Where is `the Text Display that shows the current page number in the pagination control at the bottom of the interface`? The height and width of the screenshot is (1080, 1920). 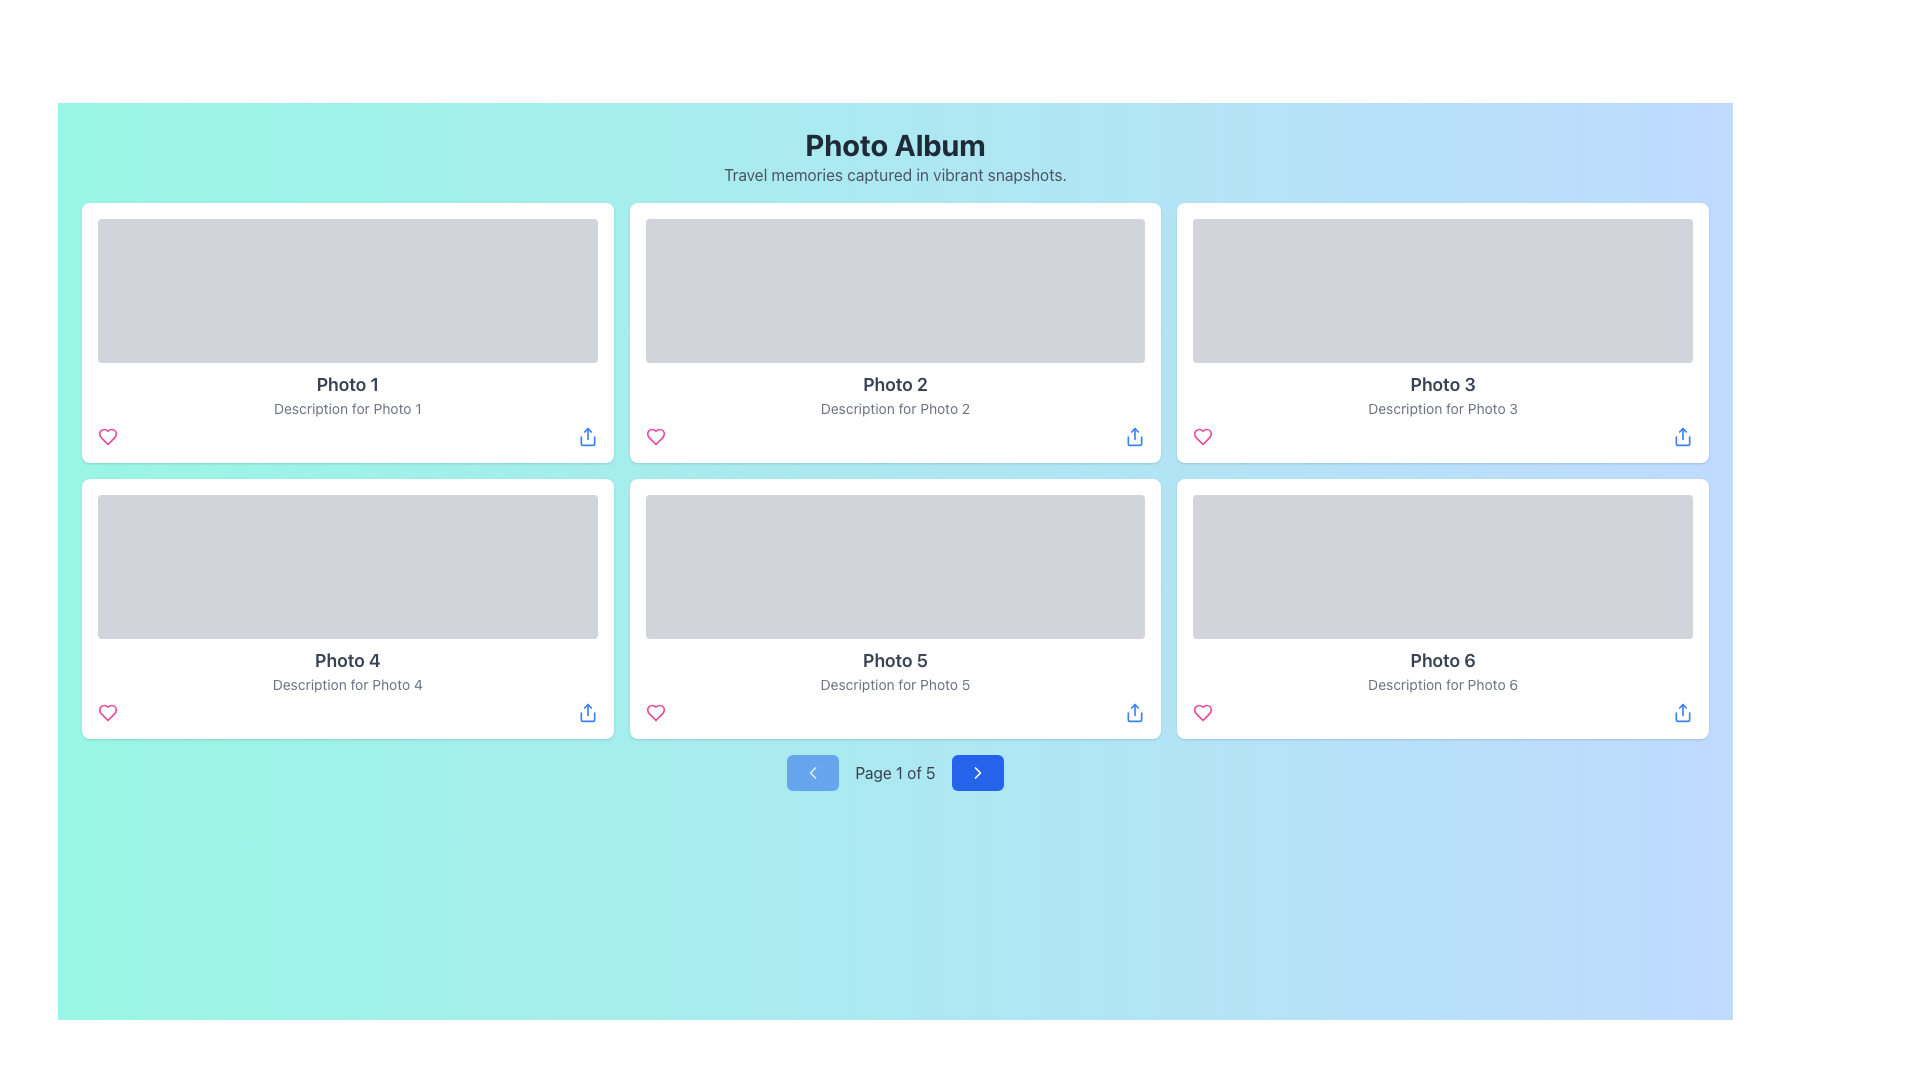 the Text Display that shows the current page number in the pagination control at the bottom of the interface is located at coordinates (894, 771).